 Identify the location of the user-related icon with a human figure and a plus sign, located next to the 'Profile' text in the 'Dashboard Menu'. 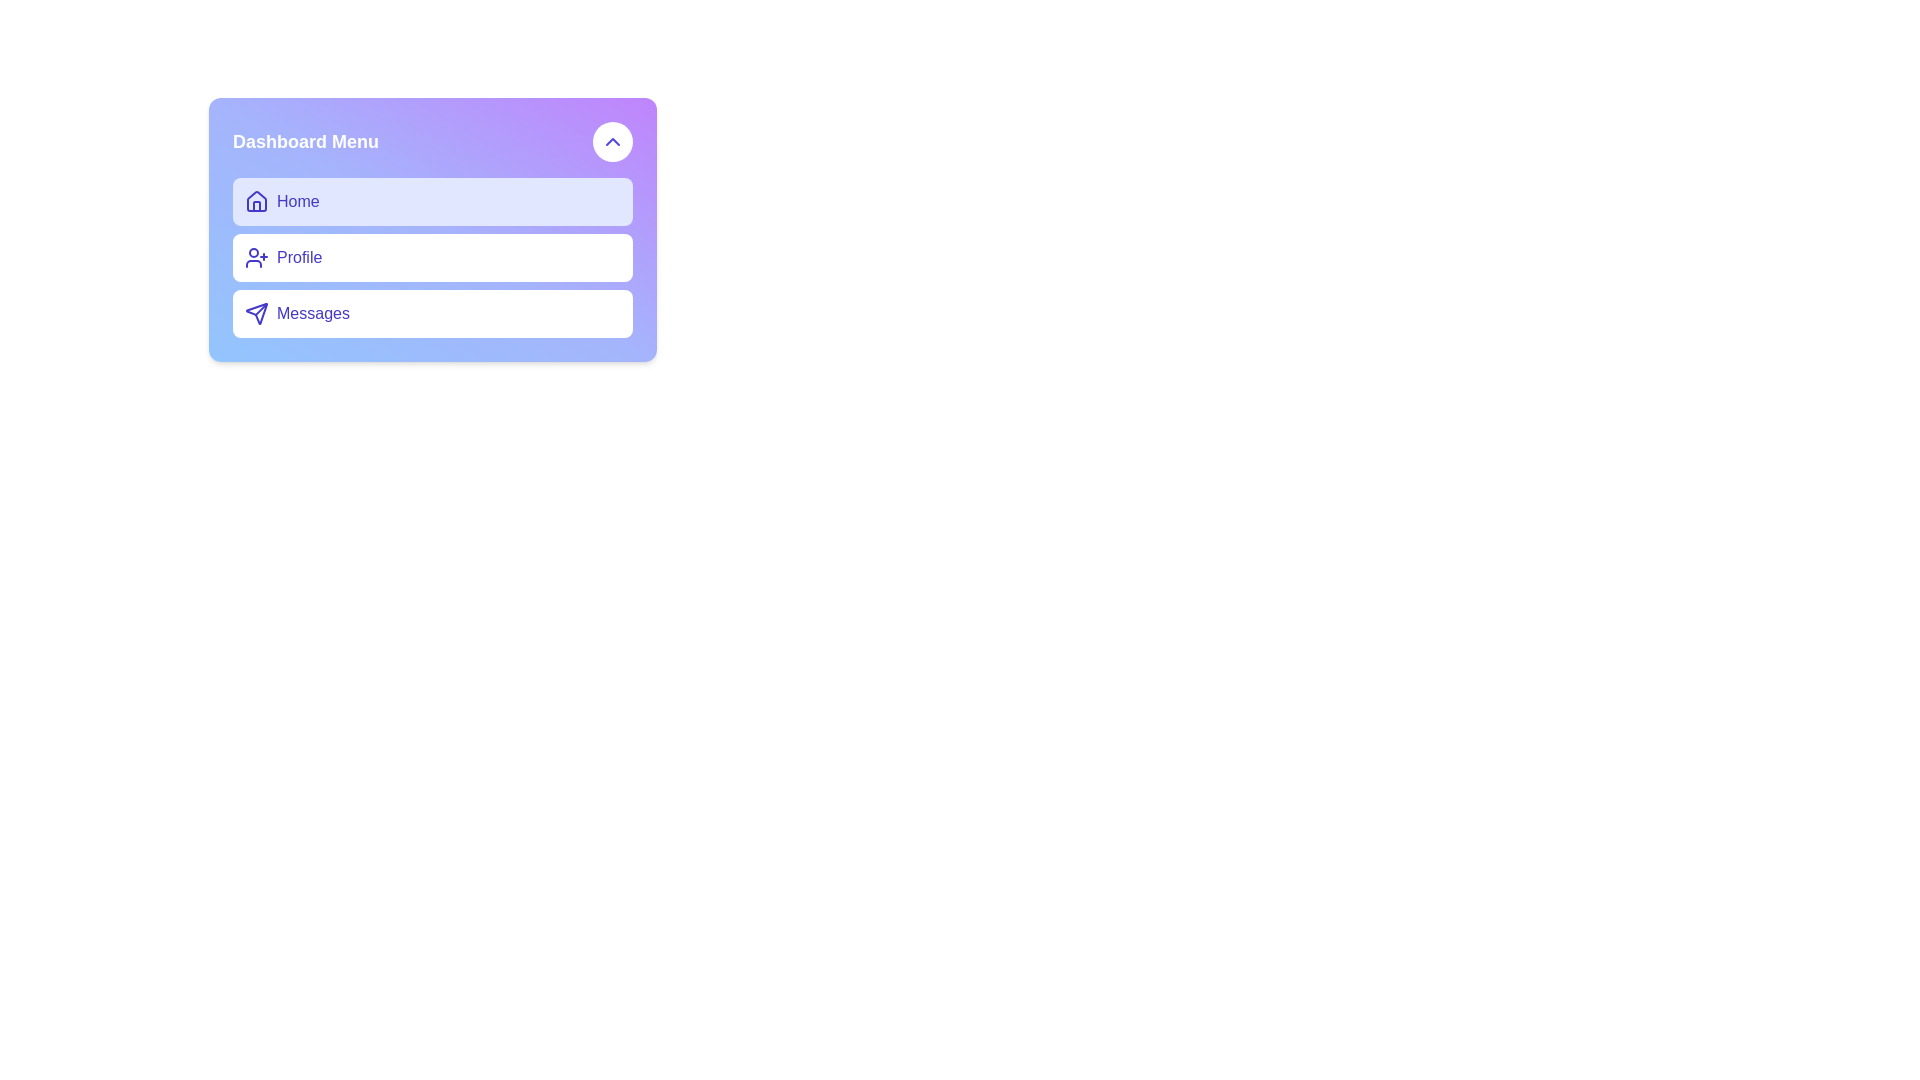
(256, 257).